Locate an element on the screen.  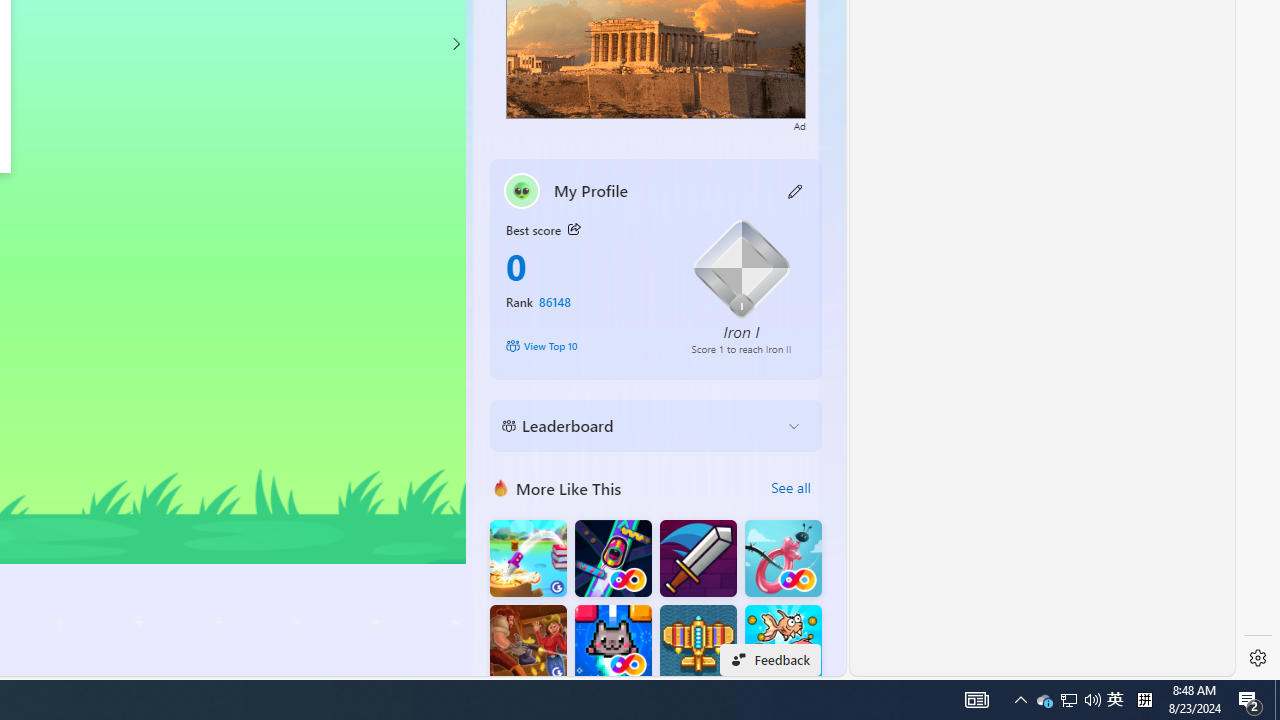
'Saloon Robbery' is located at coordinates (528, 643).